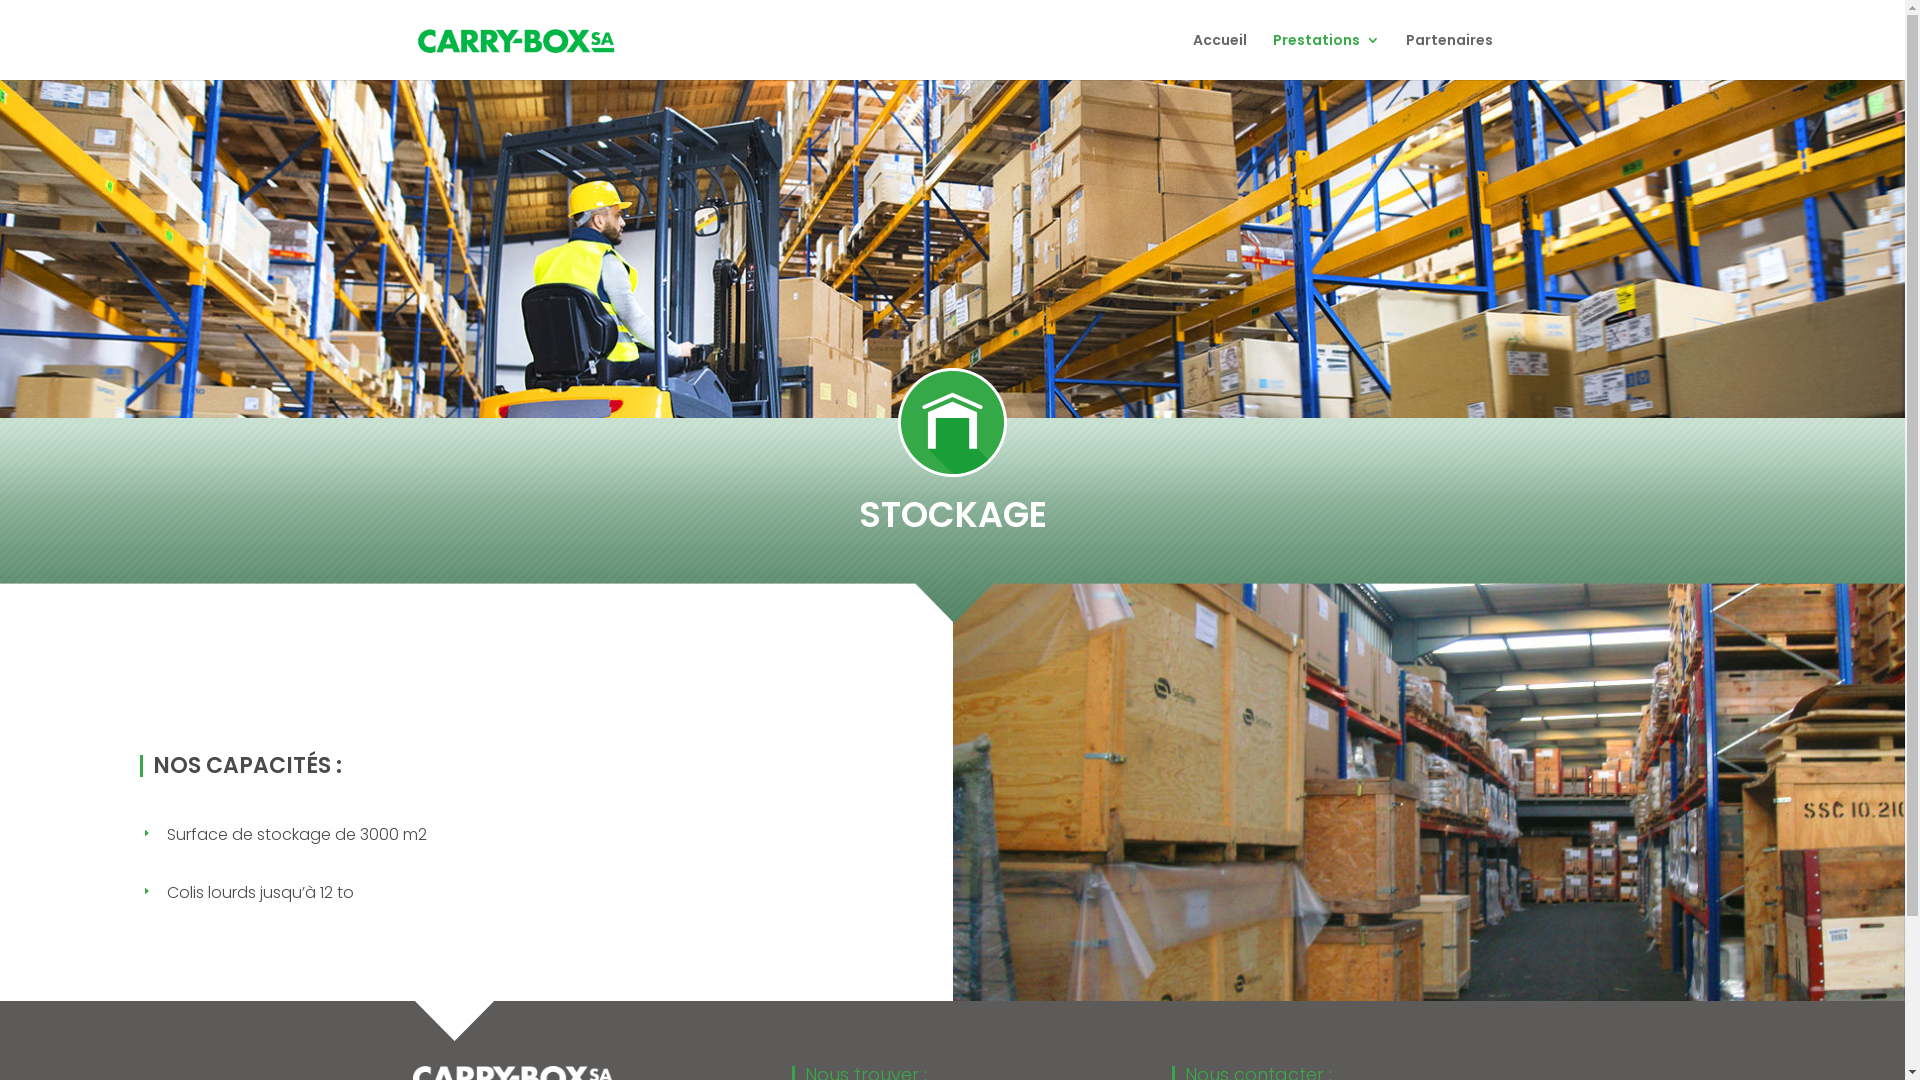  Describe the element at coordinates (1271, 55) in the screenshot. I see `'Prestations'` at that location.